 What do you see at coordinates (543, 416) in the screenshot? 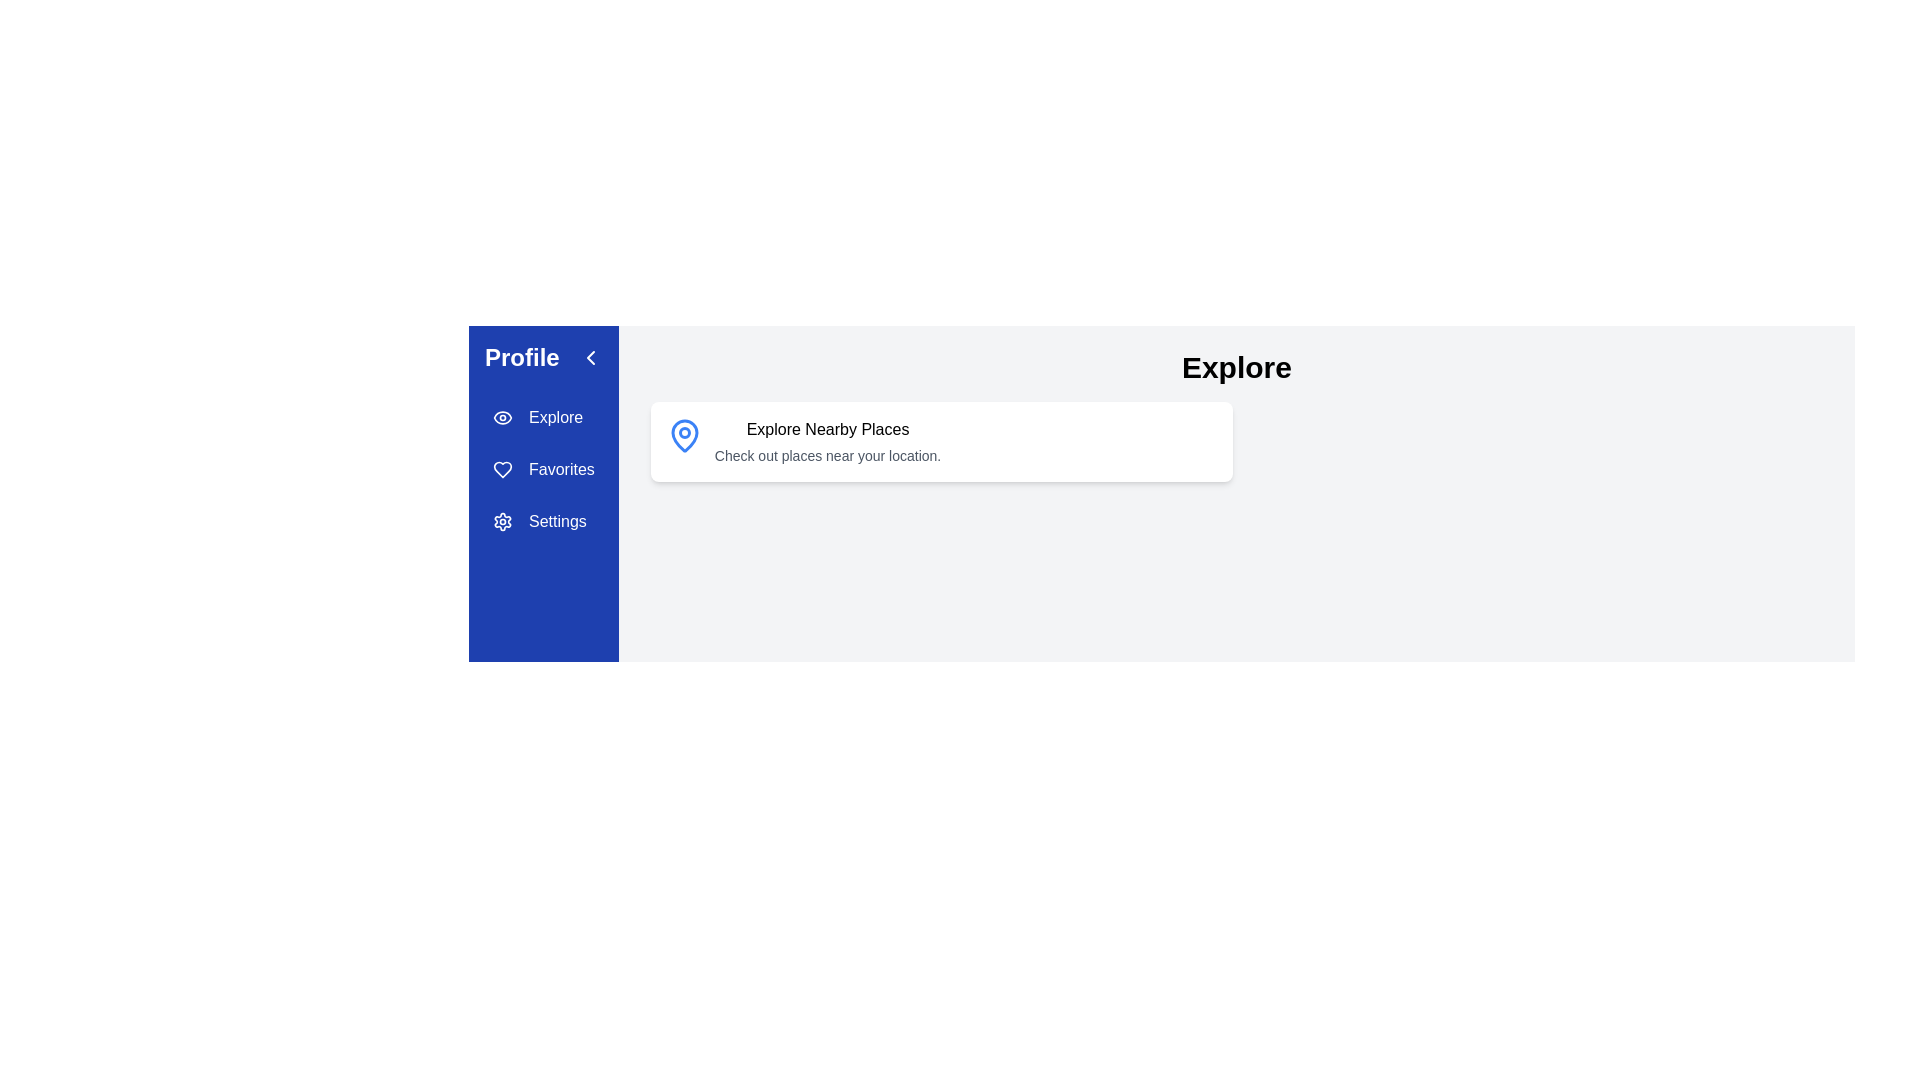
I see `the 'Explore' button in the blue sidebar` at bounding box center [543, 416].